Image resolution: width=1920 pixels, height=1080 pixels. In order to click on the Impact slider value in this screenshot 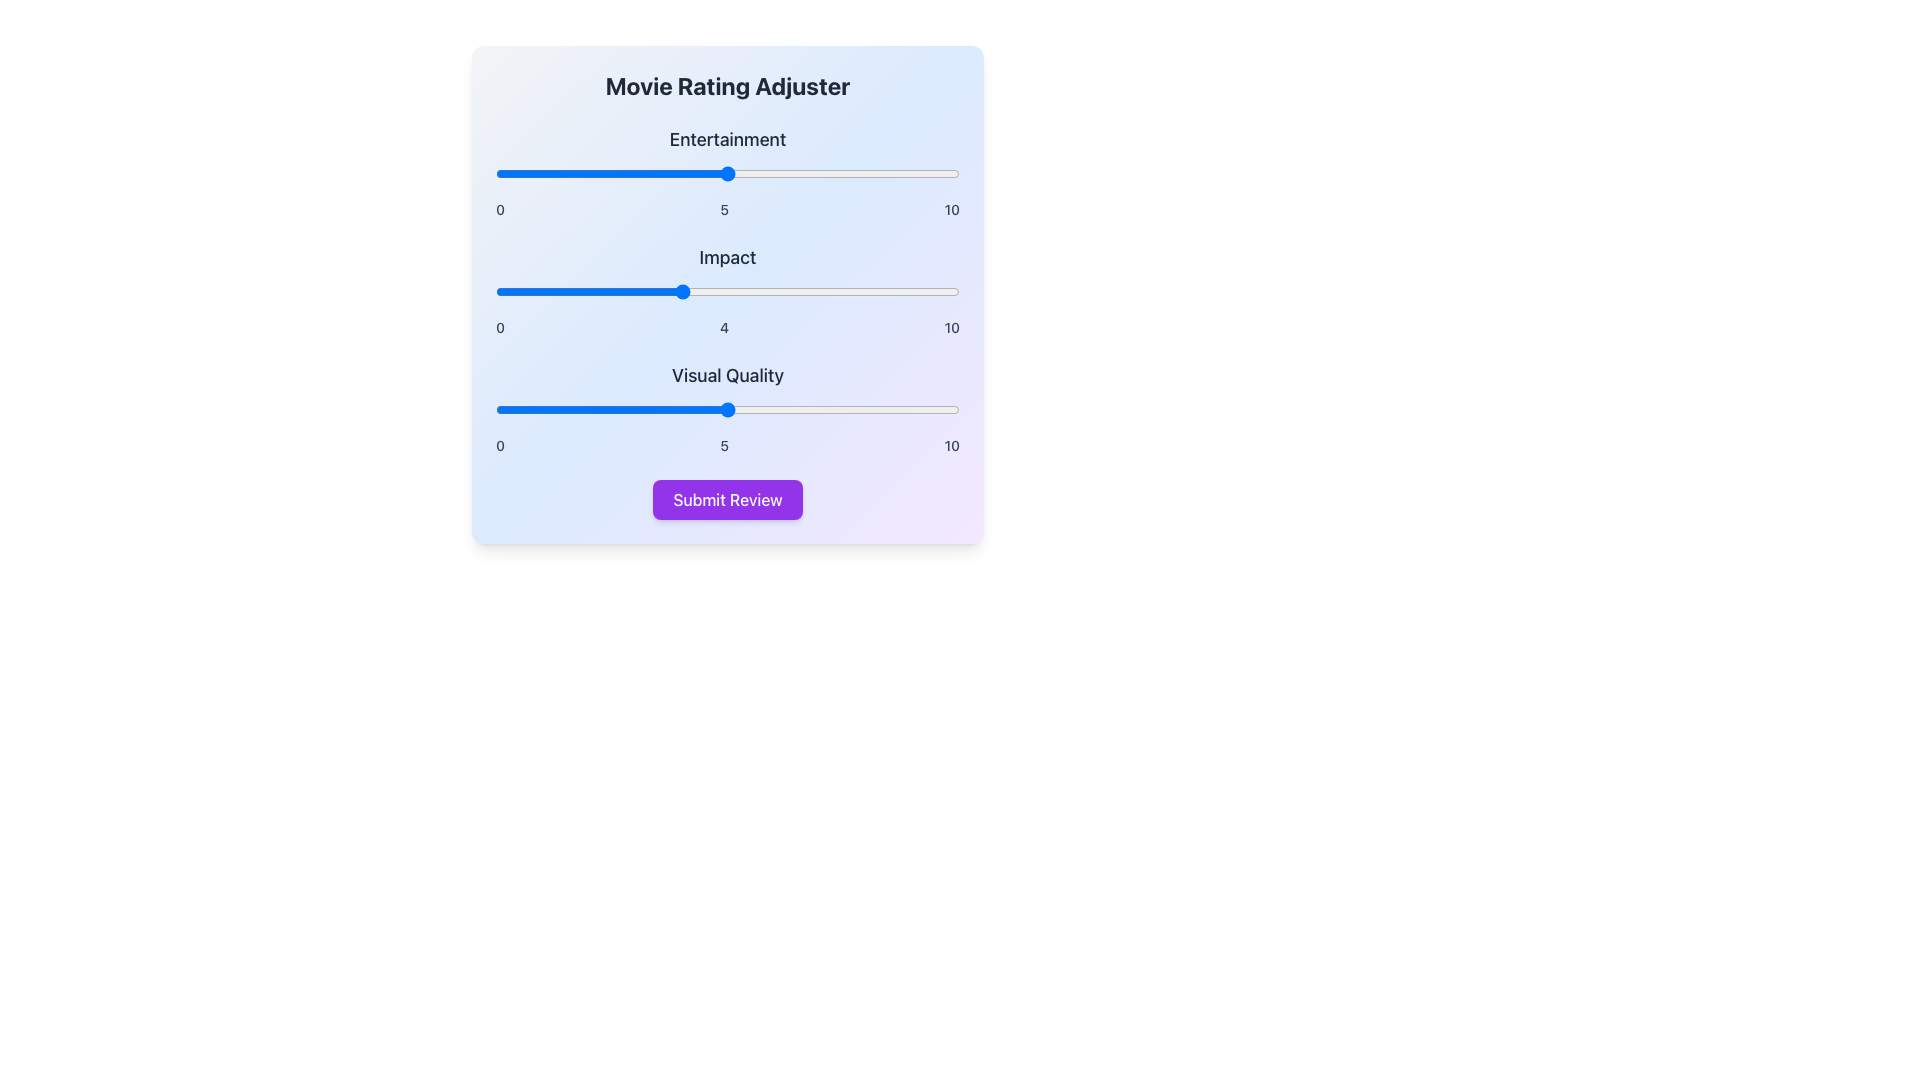, I will do `click(542, 292)`.